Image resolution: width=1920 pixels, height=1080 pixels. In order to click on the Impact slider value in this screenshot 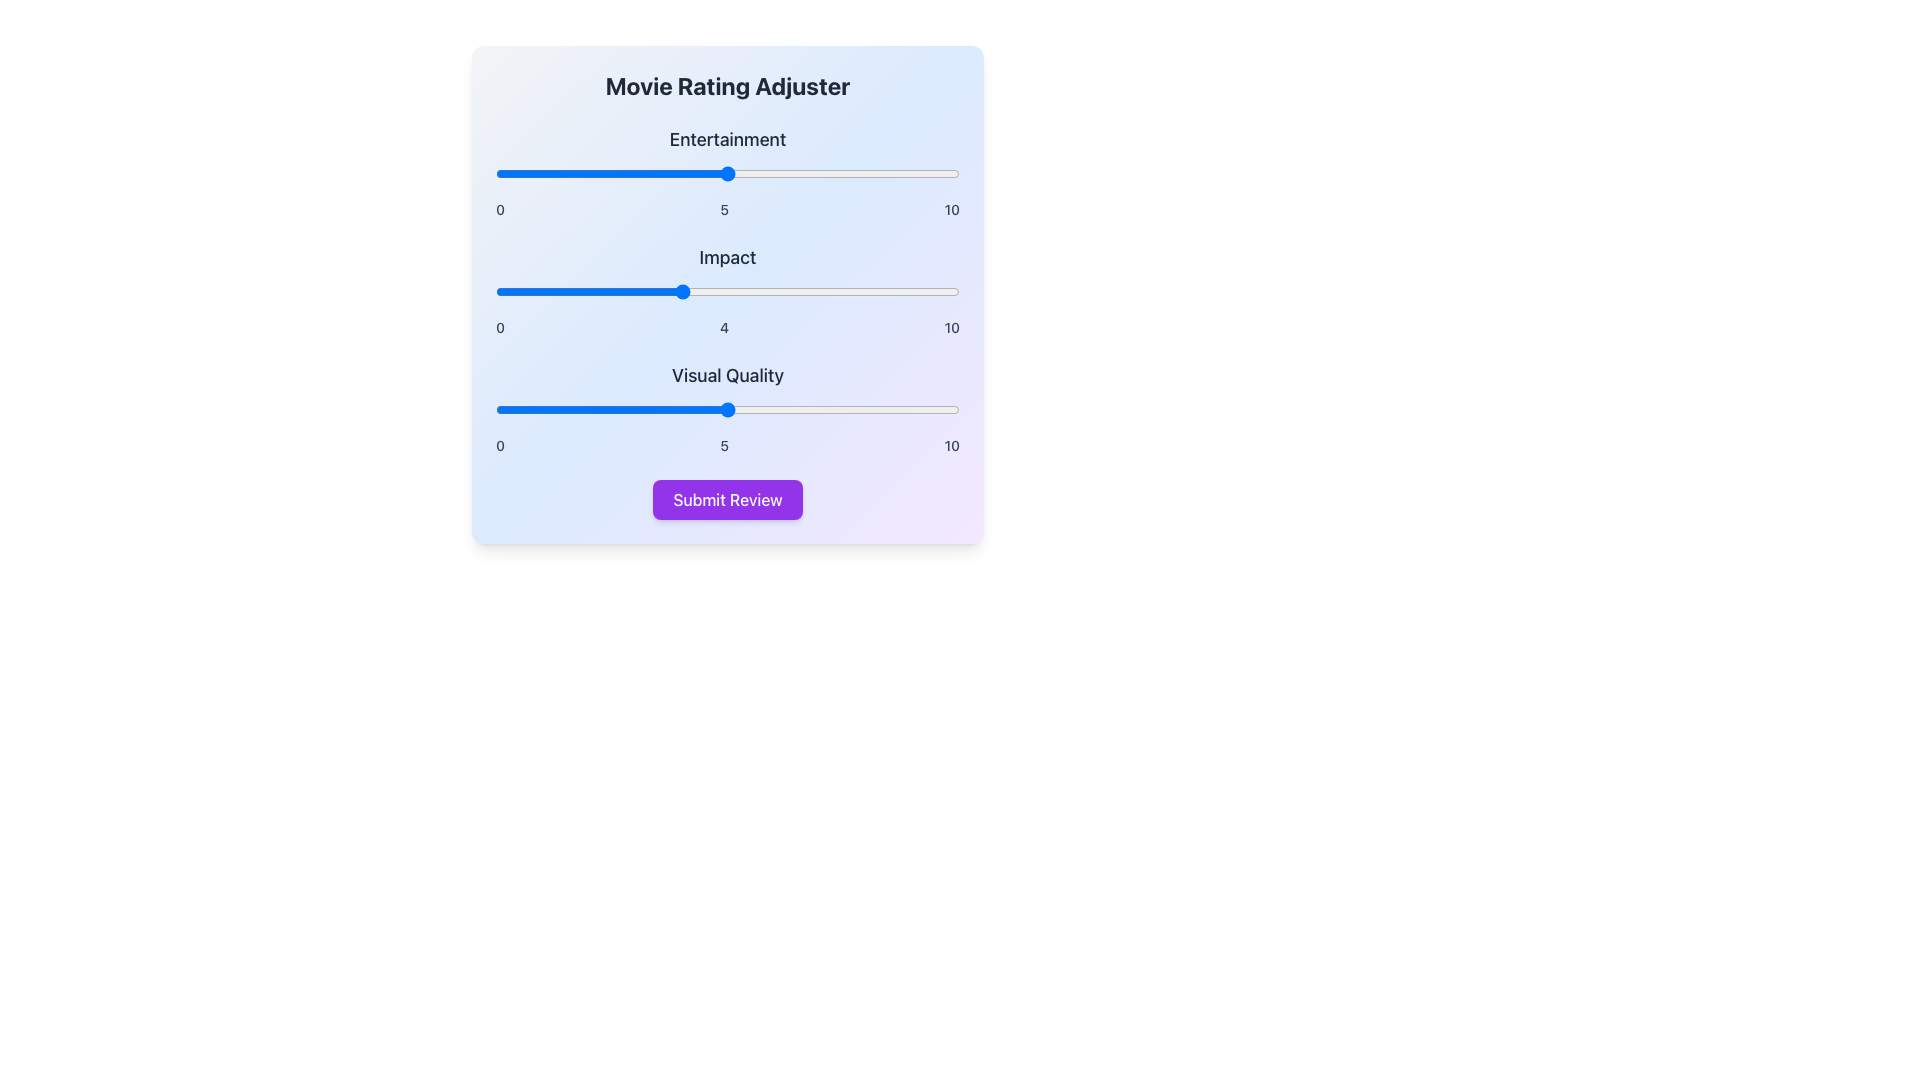, I will do `click(542, 292)`.